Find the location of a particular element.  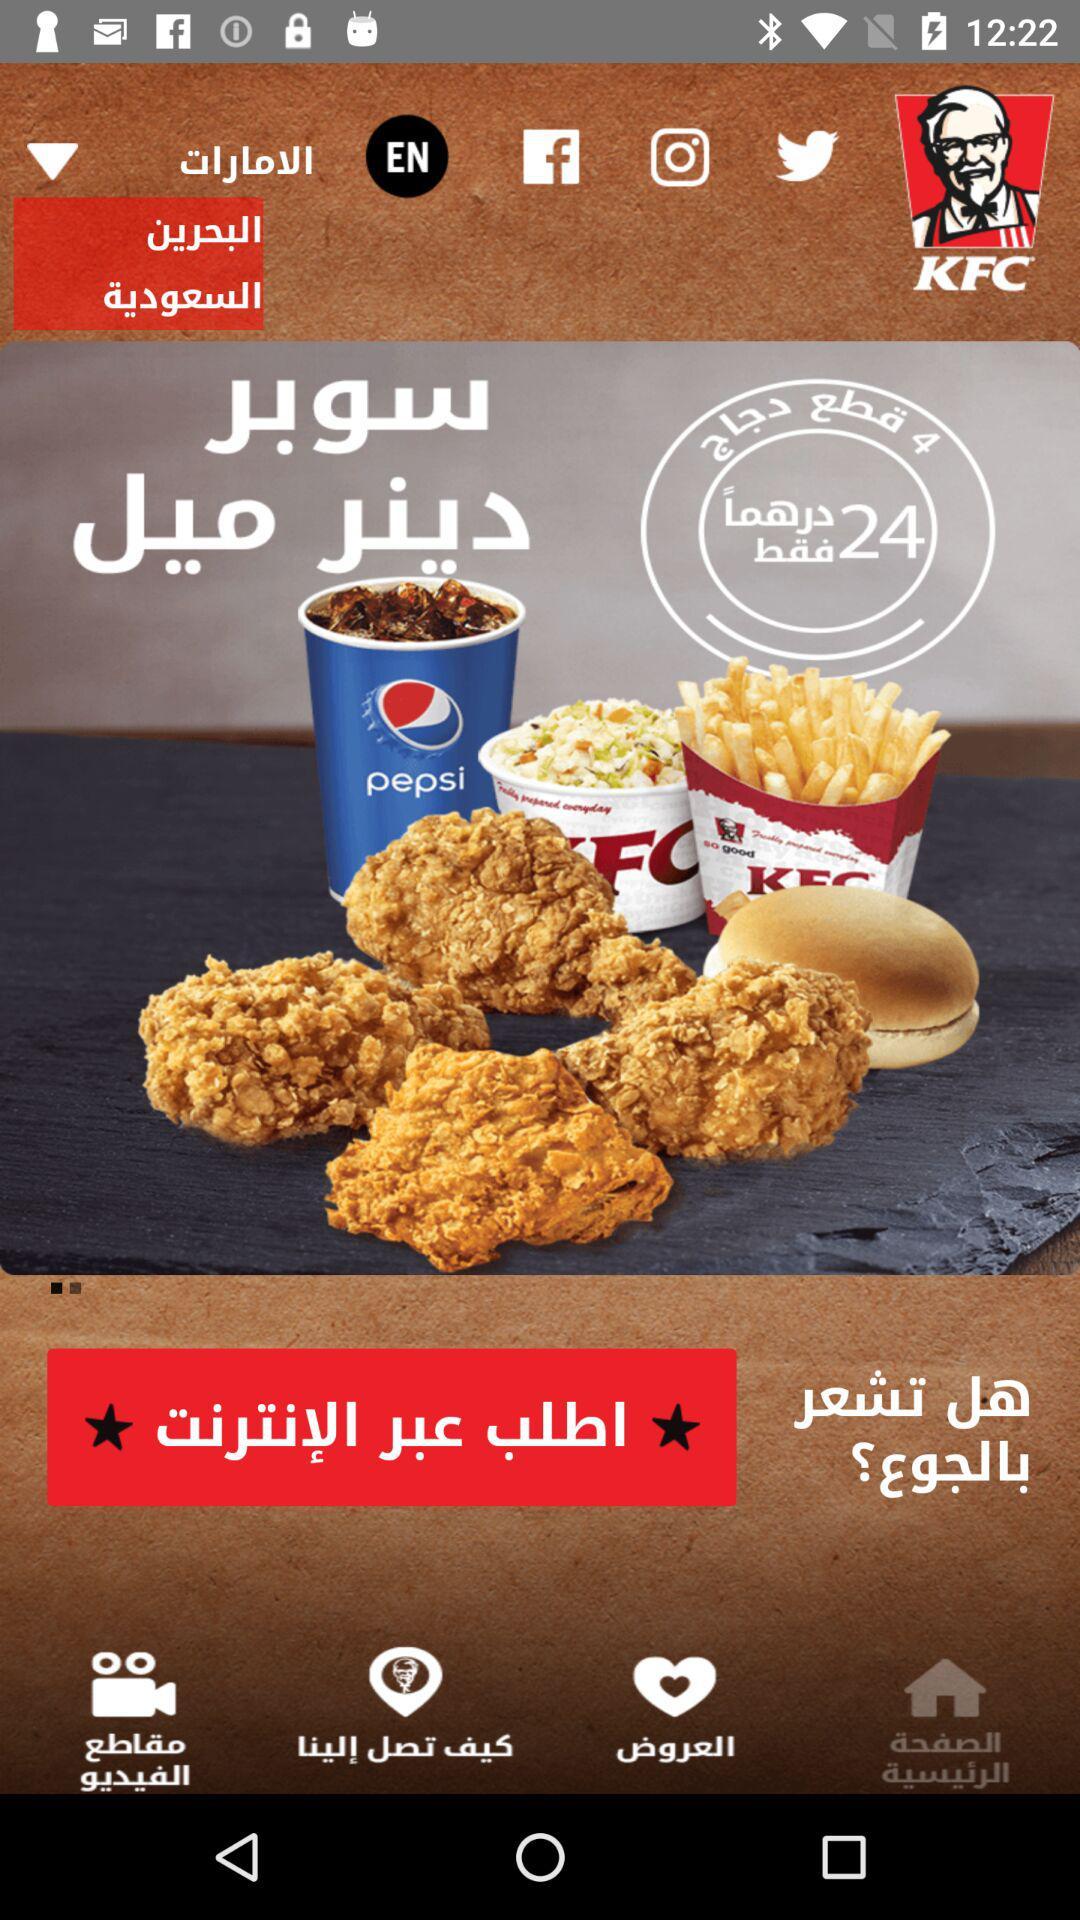

the avatar icon is located at coordinates (974, 188).